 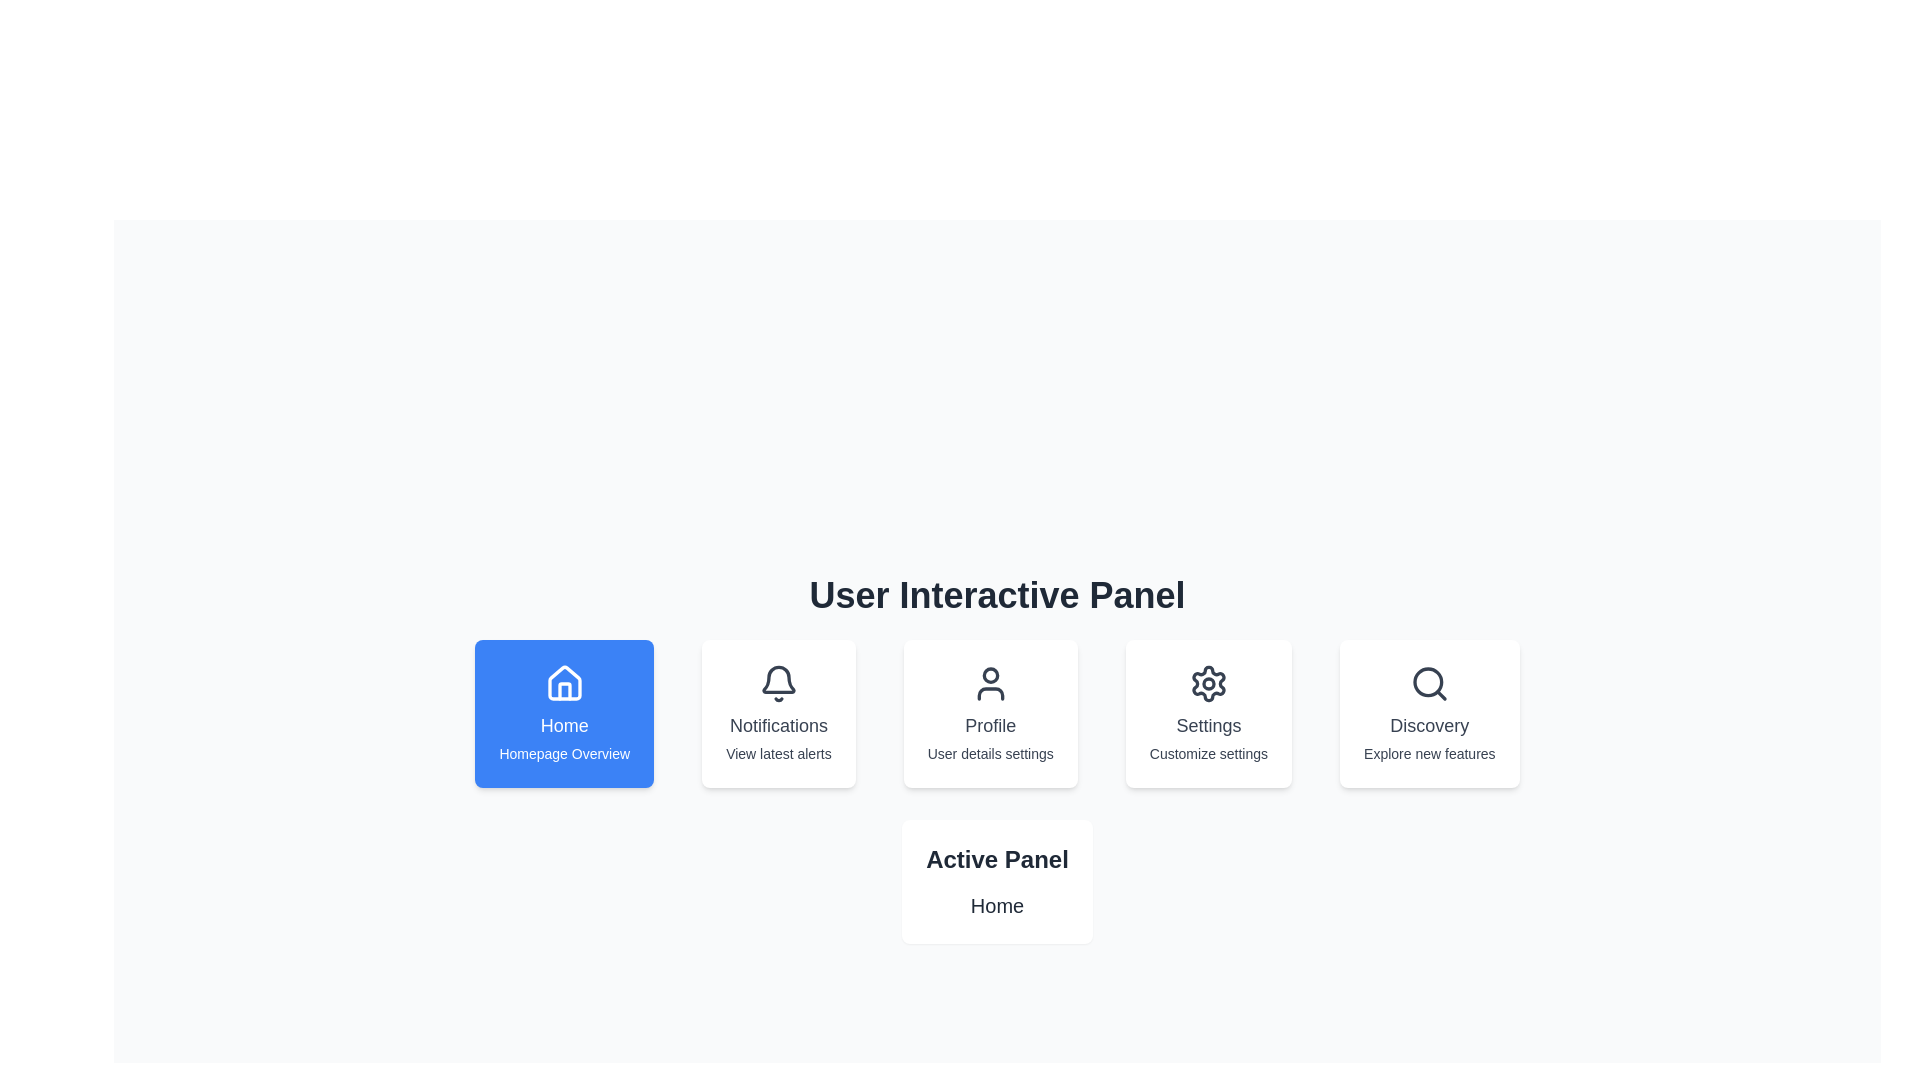 What do you see at coordinates (563, 712) in the screenshot?
I see `the navigation card located in the top-left corner of the horizontally aligned group of options` at bounding box center [563, 712].